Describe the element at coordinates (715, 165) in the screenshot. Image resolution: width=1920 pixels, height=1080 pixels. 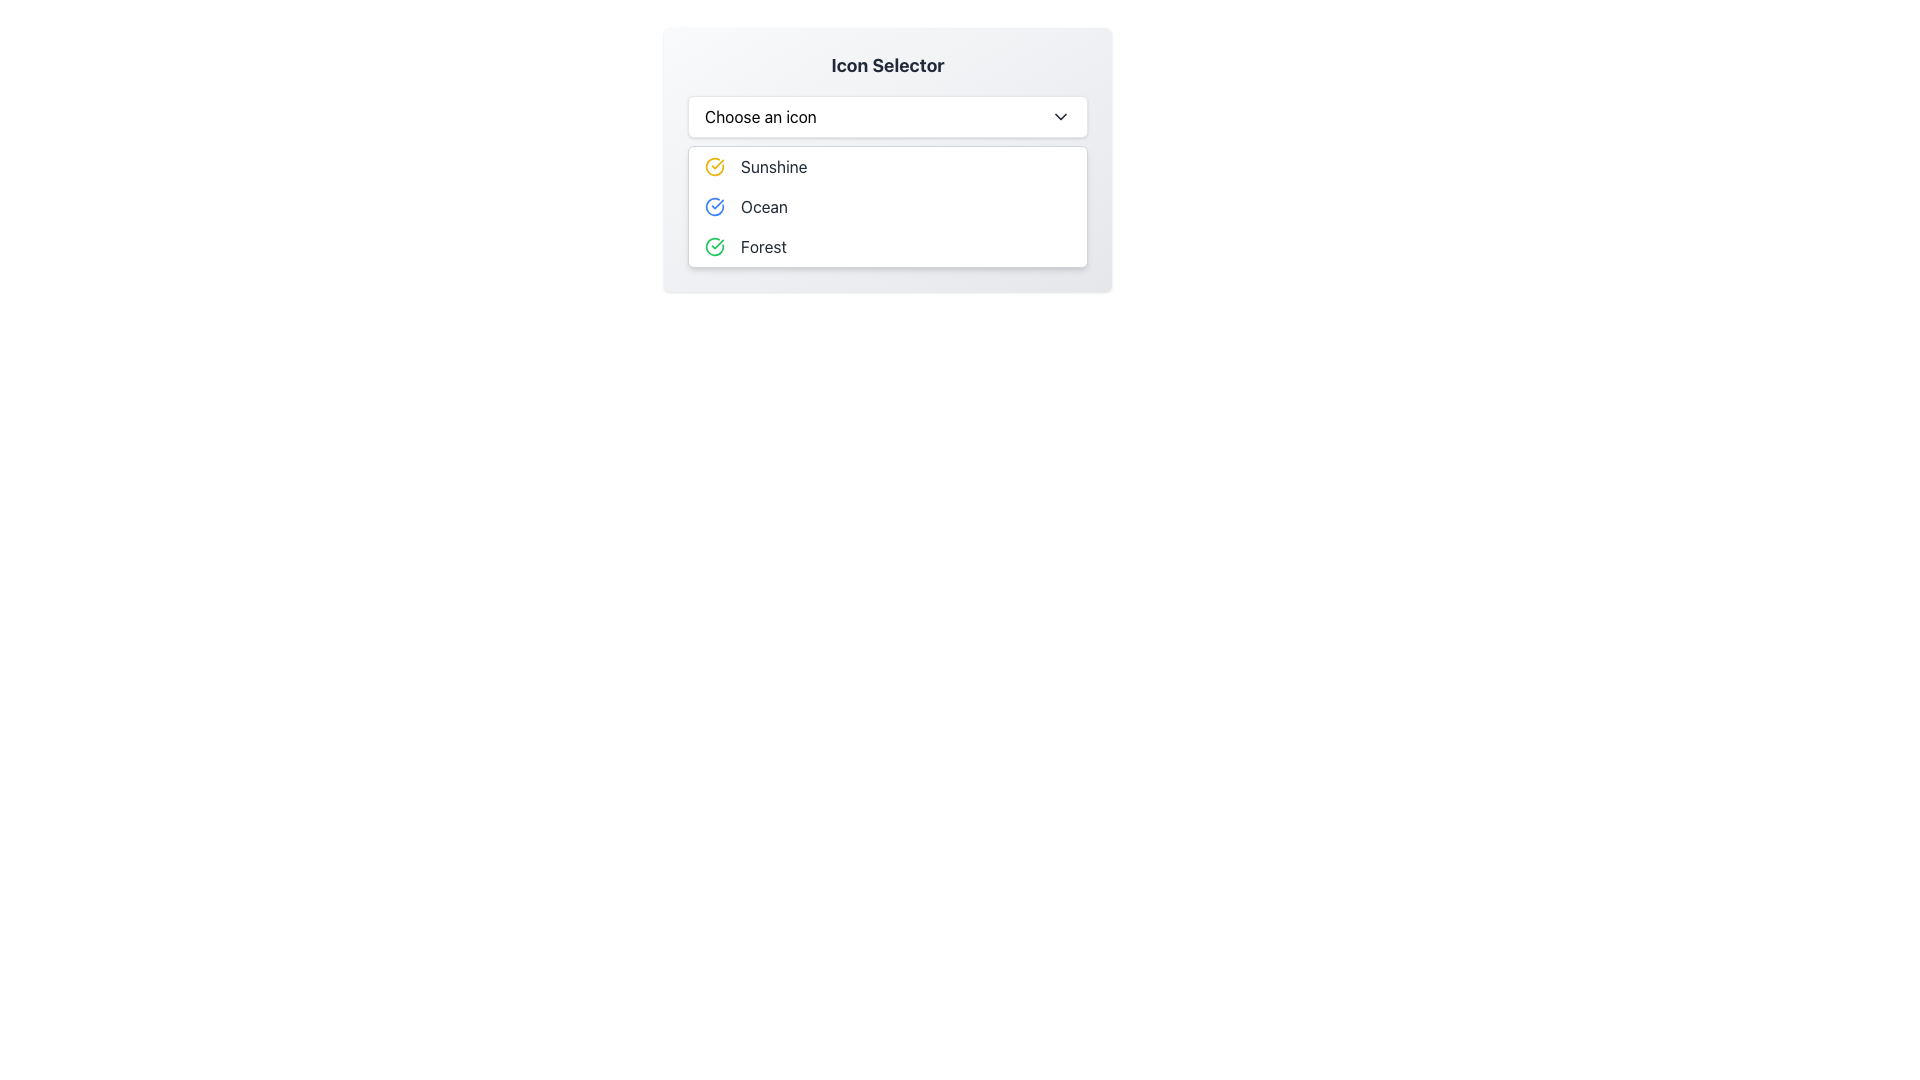
I see `the circular vector icon with a yellow outline and a checkmark, located to the left of the text 'Forest' in the dropdown menu` at that location.